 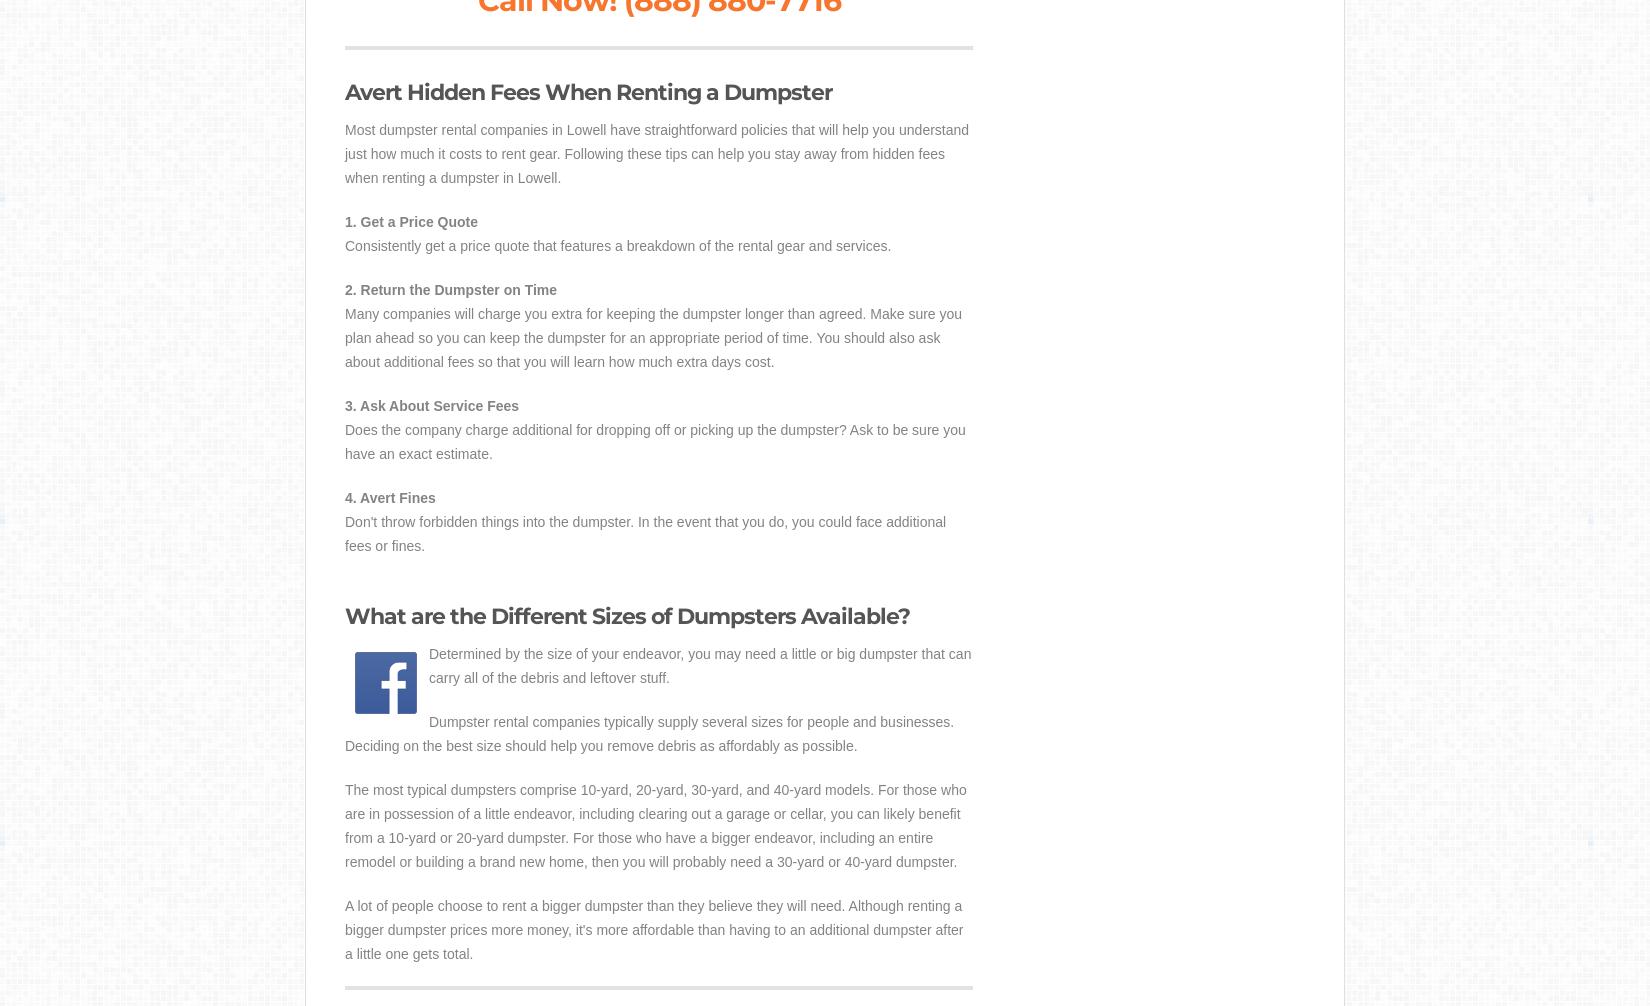 I want to click on '2. Return the Dumpster on Time', so click(x=449, y=289).